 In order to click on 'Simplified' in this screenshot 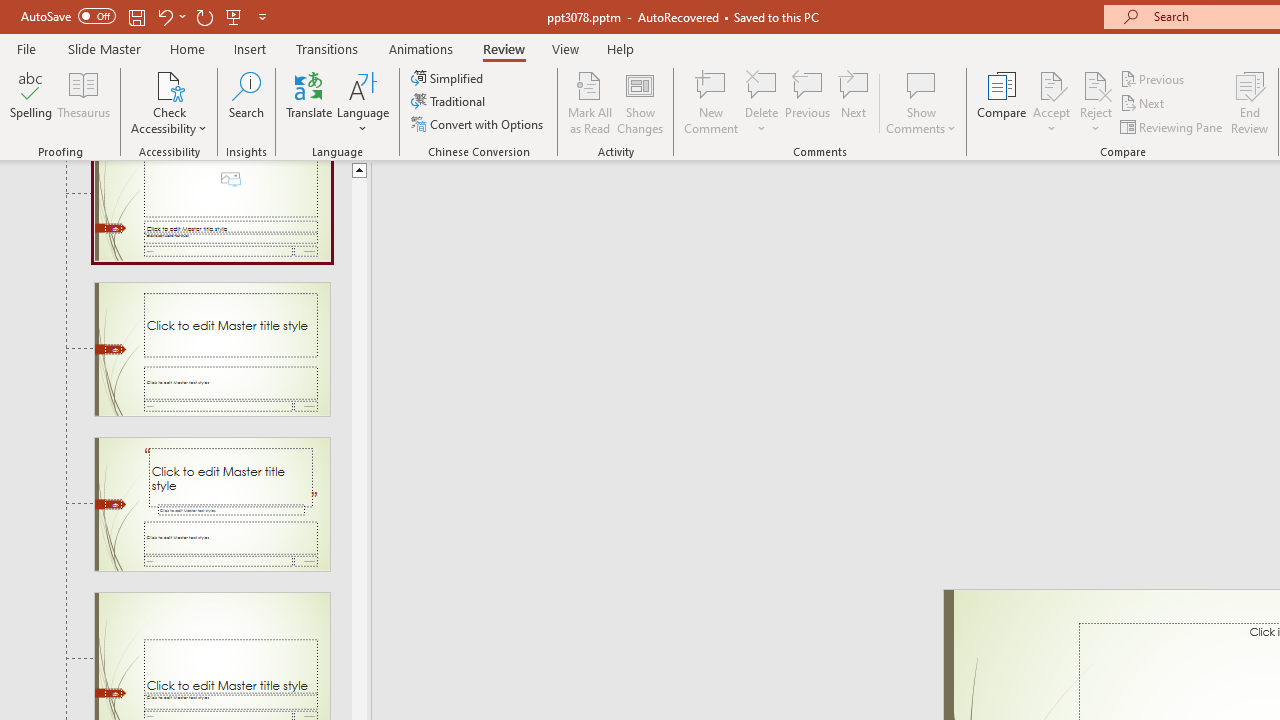, I will do `click(448, 77)`.